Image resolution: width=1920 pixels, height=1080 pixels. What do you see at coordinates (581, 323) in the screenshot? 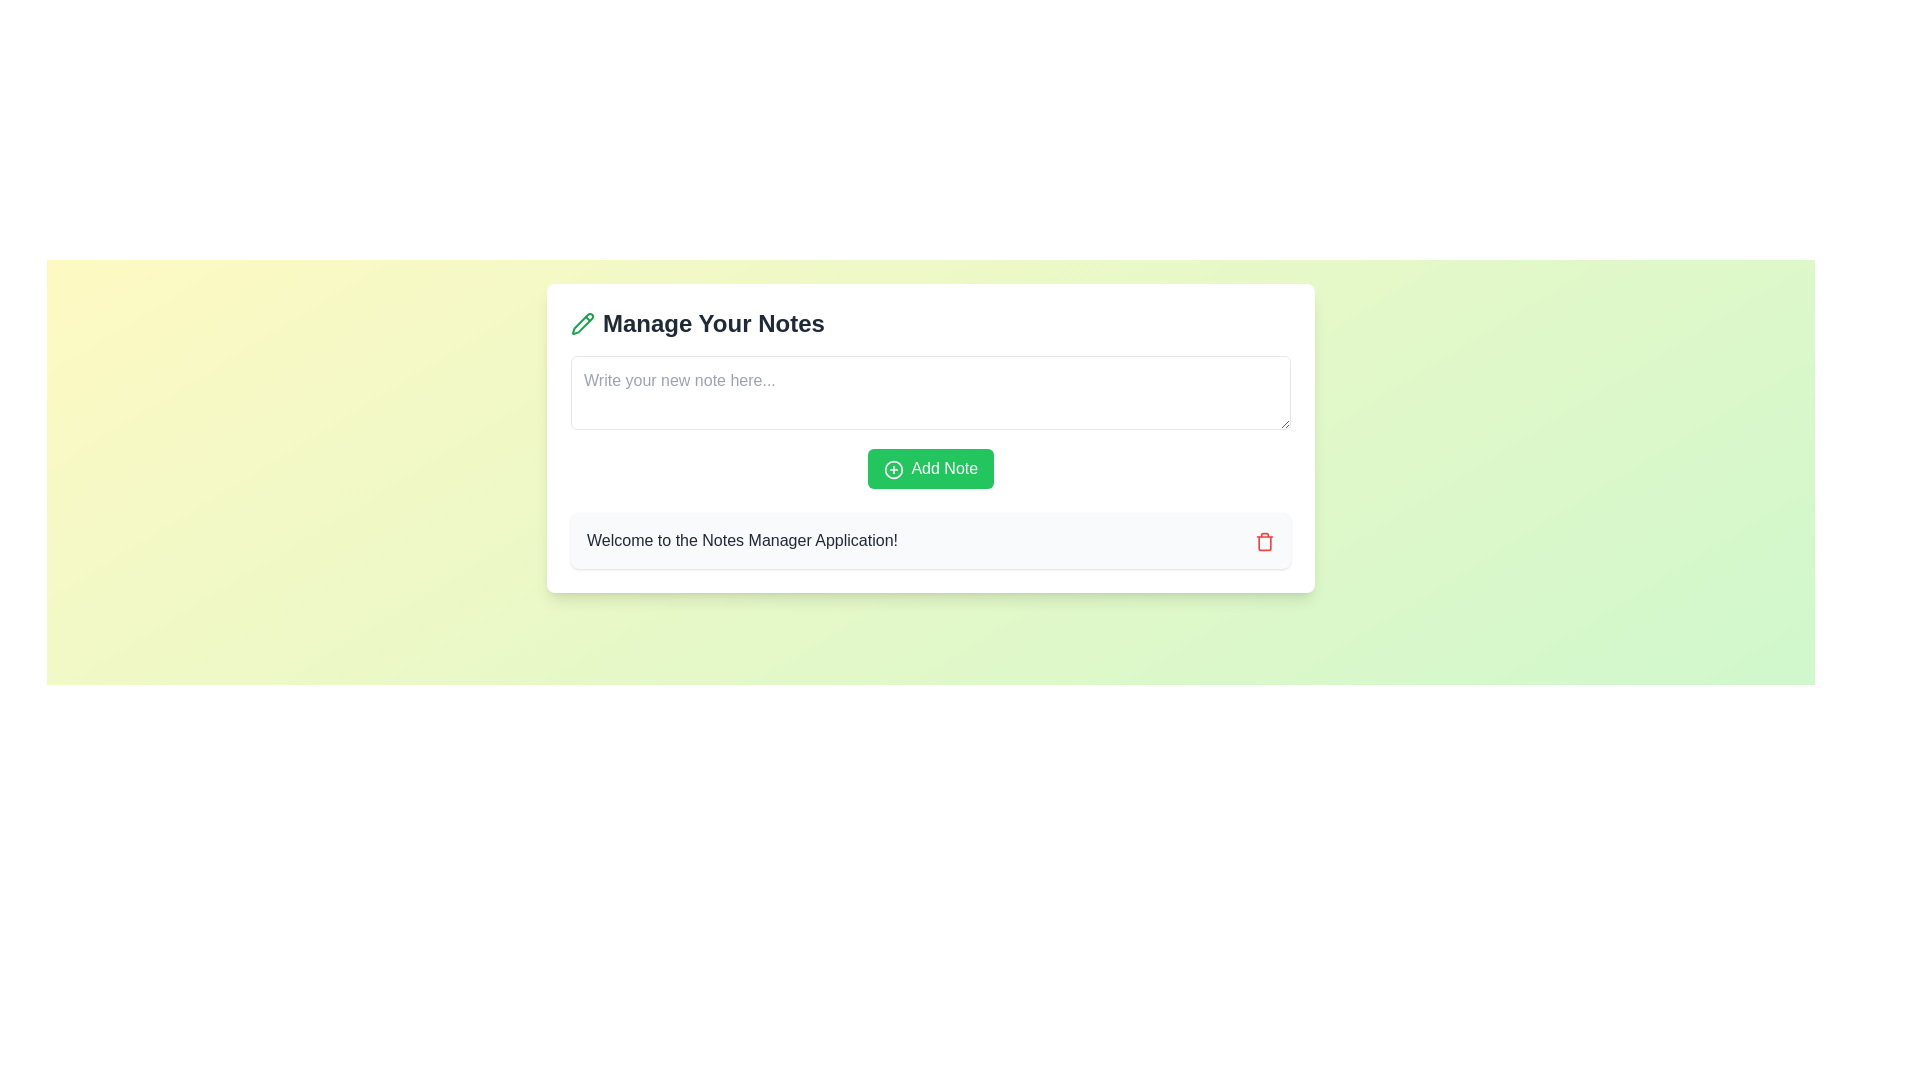
I see `the stylized green pencil icon, which is part of the SVG component and is positioned slightly to the left of the 'Manage Your Notes' text` at bounding box center [581, 323].